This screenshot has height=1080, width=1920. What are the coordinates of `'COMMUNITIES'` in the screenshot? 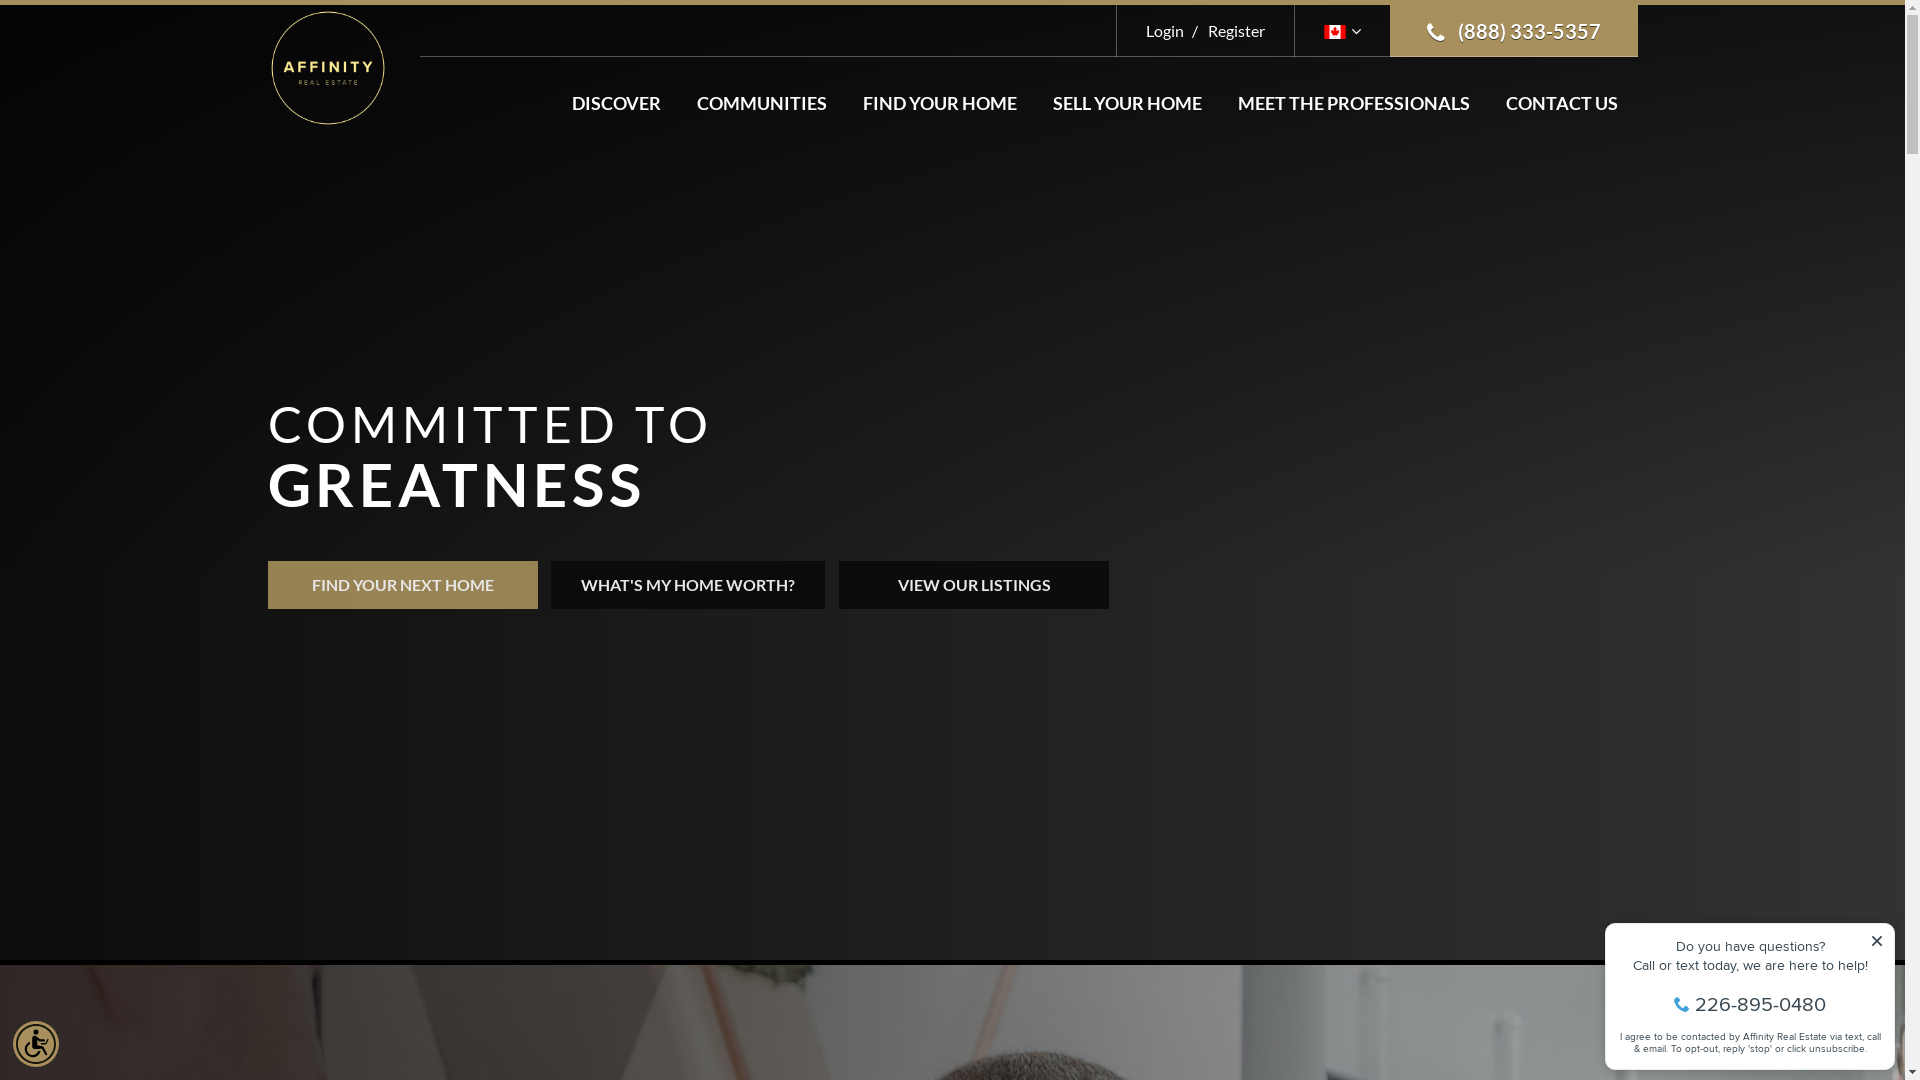 It's located at (760, 103).